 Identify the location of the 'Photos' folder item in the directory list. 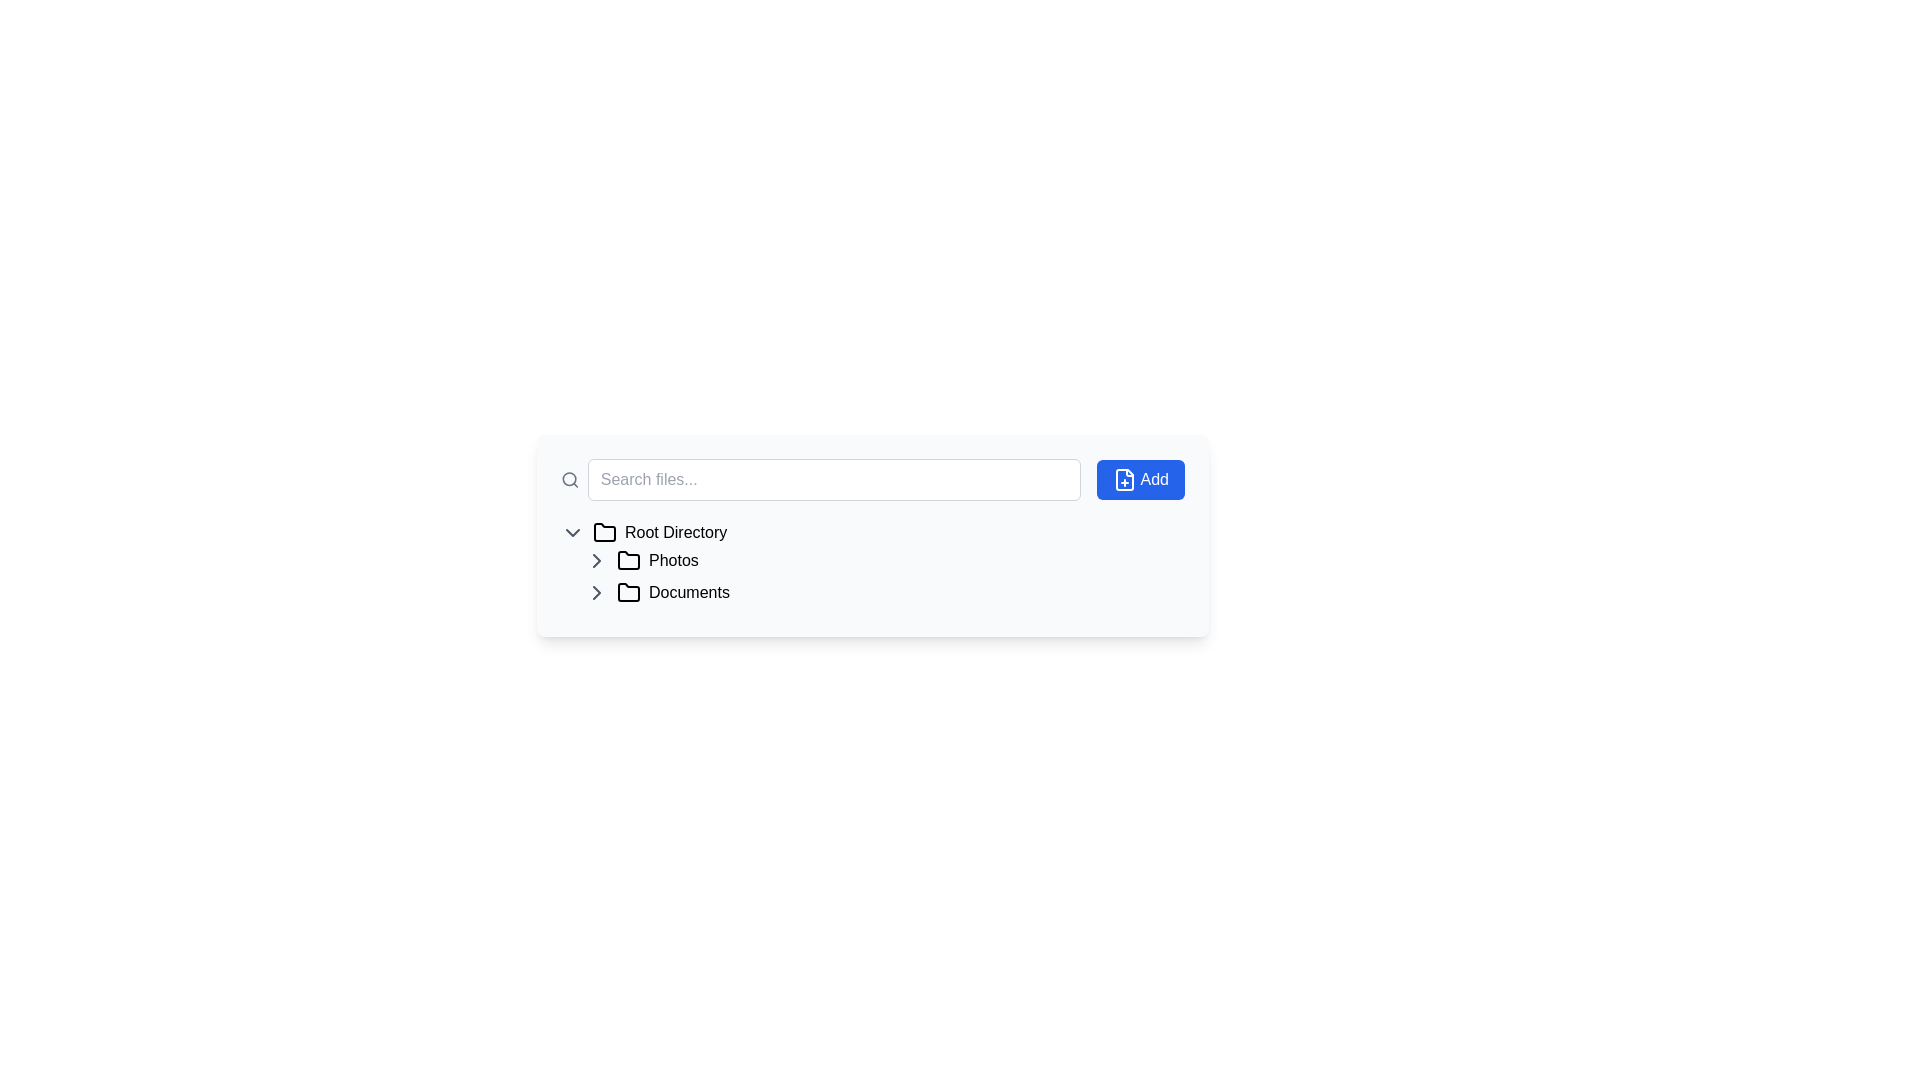
(883, 560).